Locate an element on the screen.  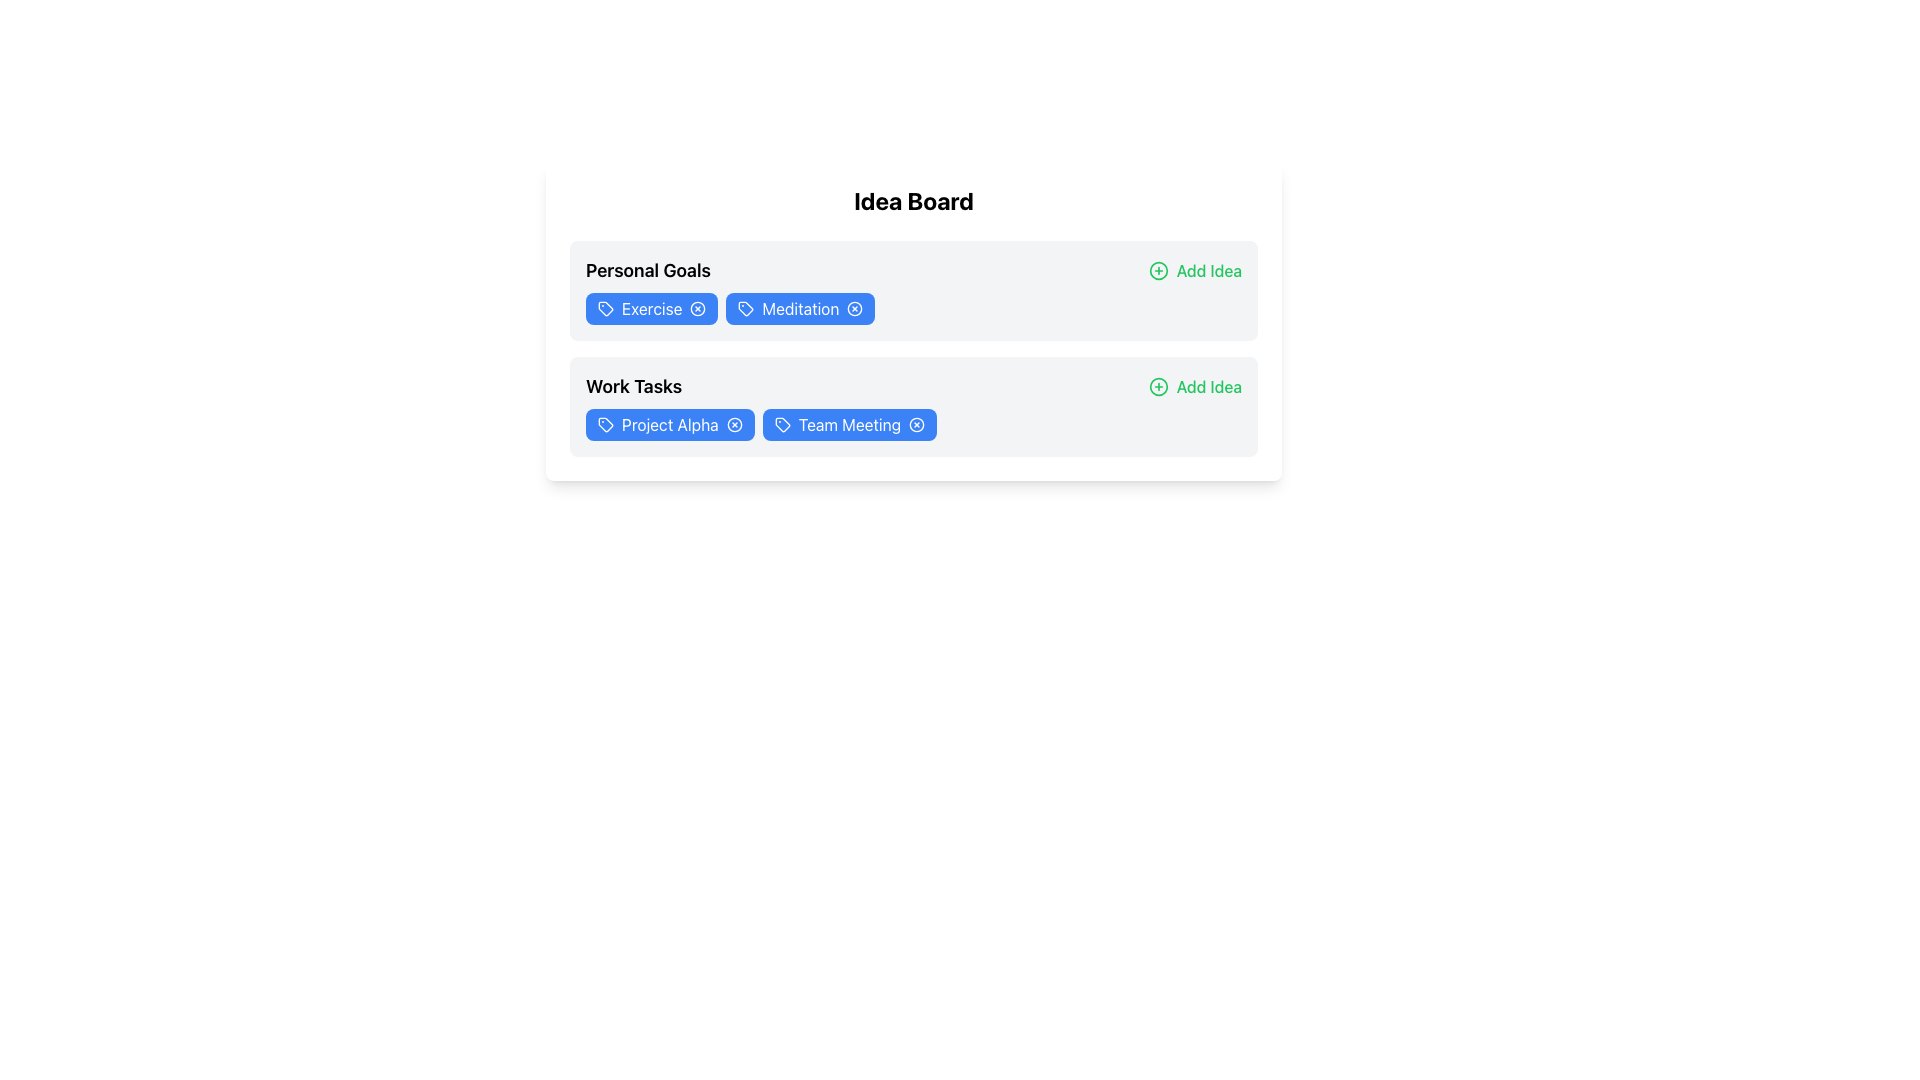
the tag icon on the blue button labeled 'Project Alpha', which is located in the 'Work Tasks' group is located at coordinates (604, 423).